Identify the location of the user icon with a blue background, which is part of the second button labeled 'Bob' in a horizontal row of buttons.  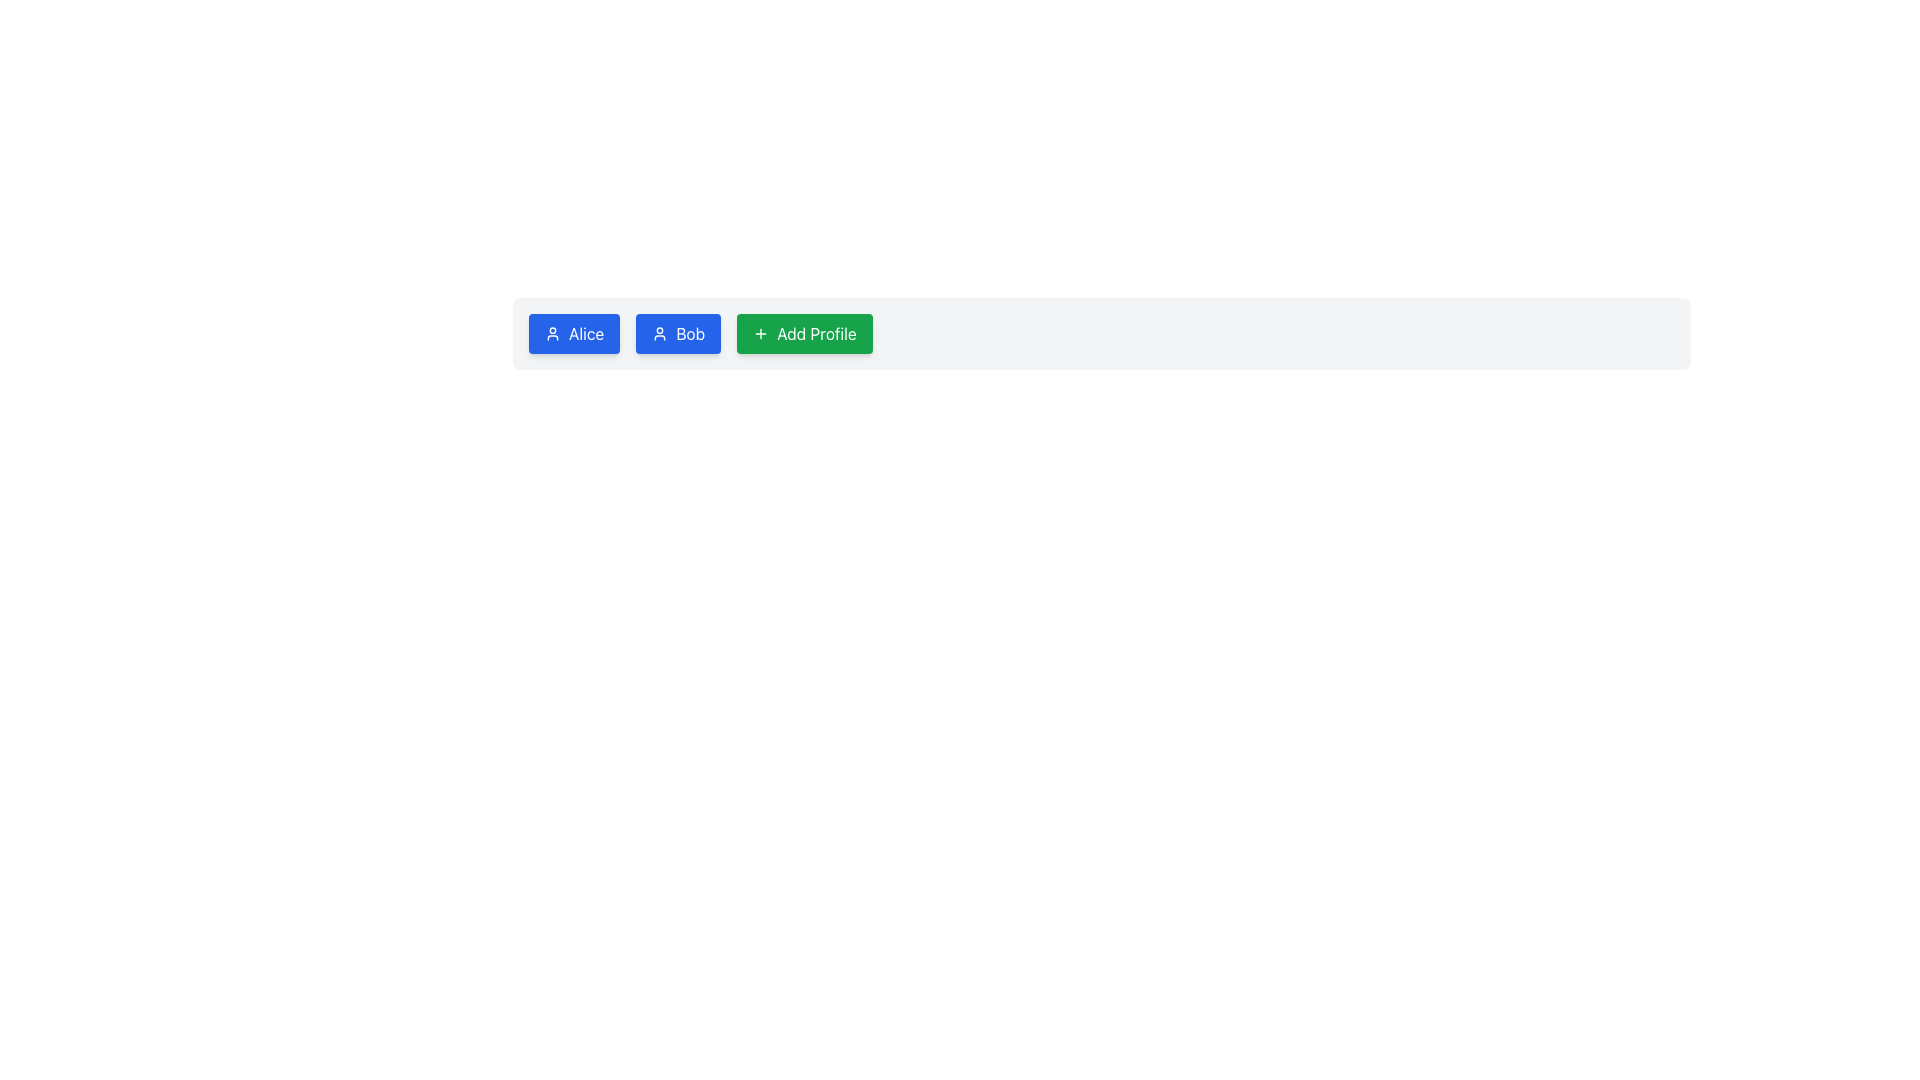
(660, 333).